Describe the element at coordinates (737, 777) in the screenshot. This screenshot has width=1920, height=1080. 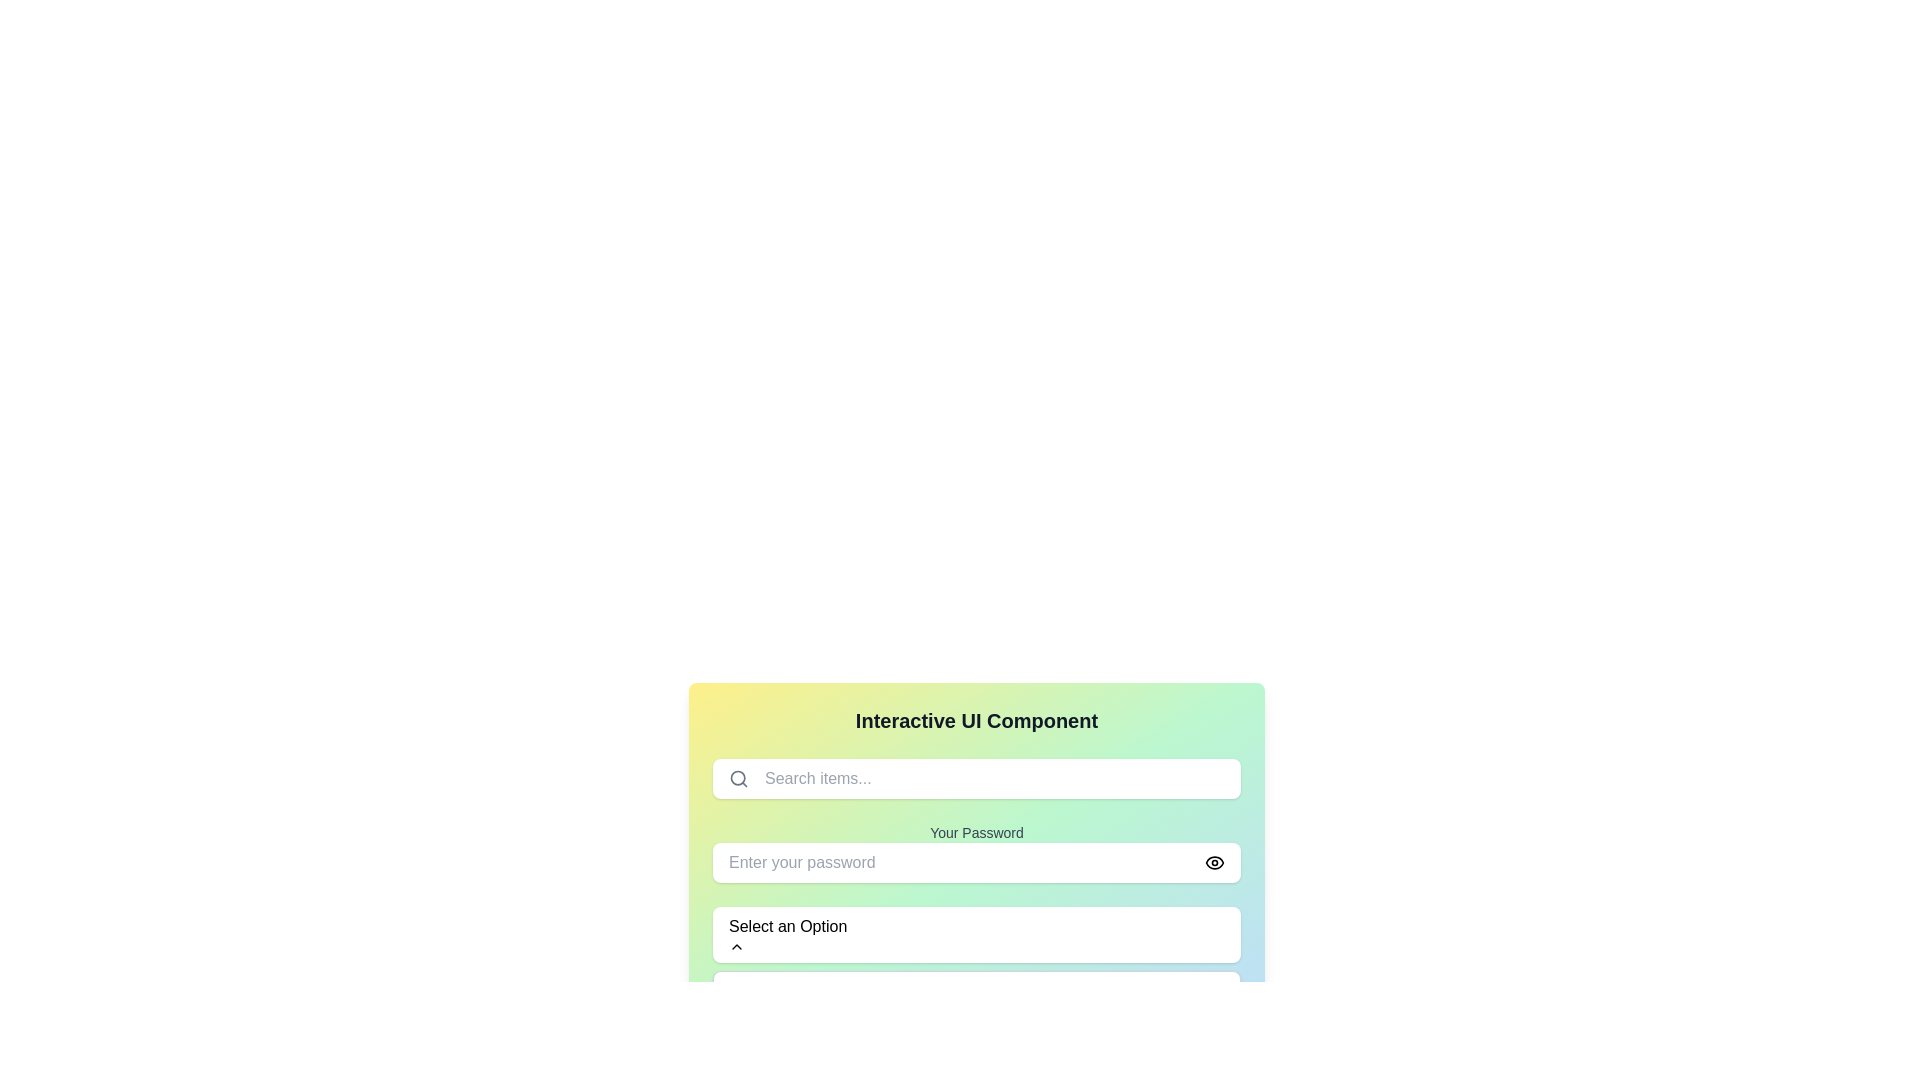
I see `the circular body of the magnifying glass icon, which is positioned to the left of the 'Search items...' text input field` at that location.